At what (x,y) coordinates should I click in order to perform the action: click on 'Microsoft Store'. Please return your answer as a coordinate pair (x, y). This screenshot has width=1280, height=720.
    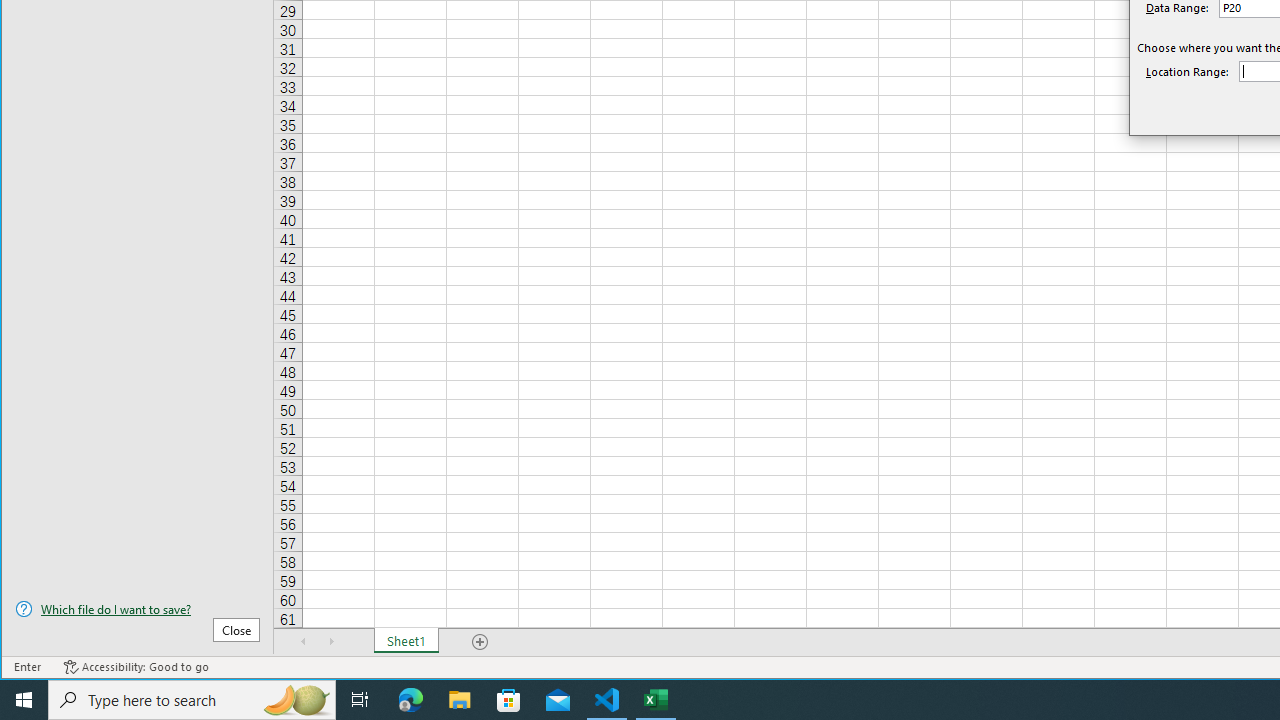
    Looking at the image, I should click on (509, 698).